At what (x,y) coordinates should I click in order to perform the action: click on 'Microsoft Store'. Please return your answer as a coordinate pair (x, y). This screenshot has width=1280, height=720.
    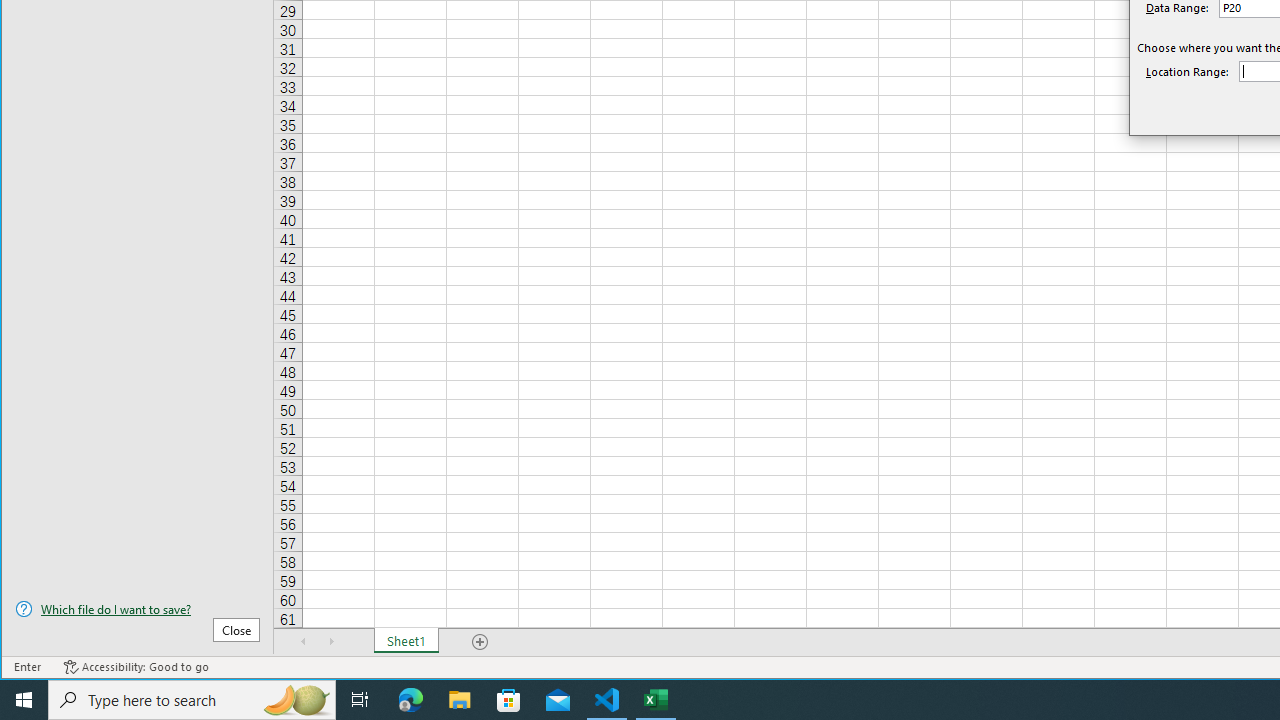
    Looking at the image, I should click on (509, 698).